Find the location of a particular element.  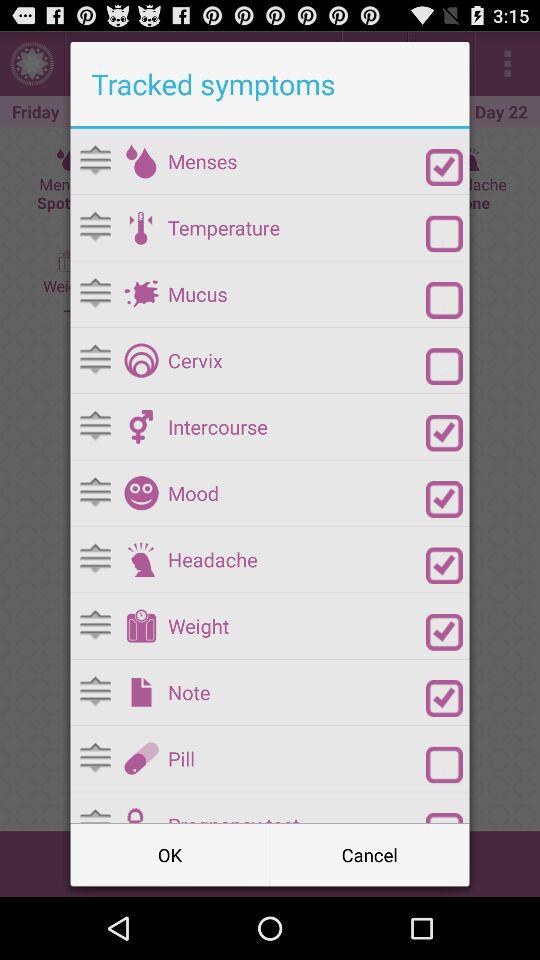

icon above the mucus is located at coordinates (296, 227).